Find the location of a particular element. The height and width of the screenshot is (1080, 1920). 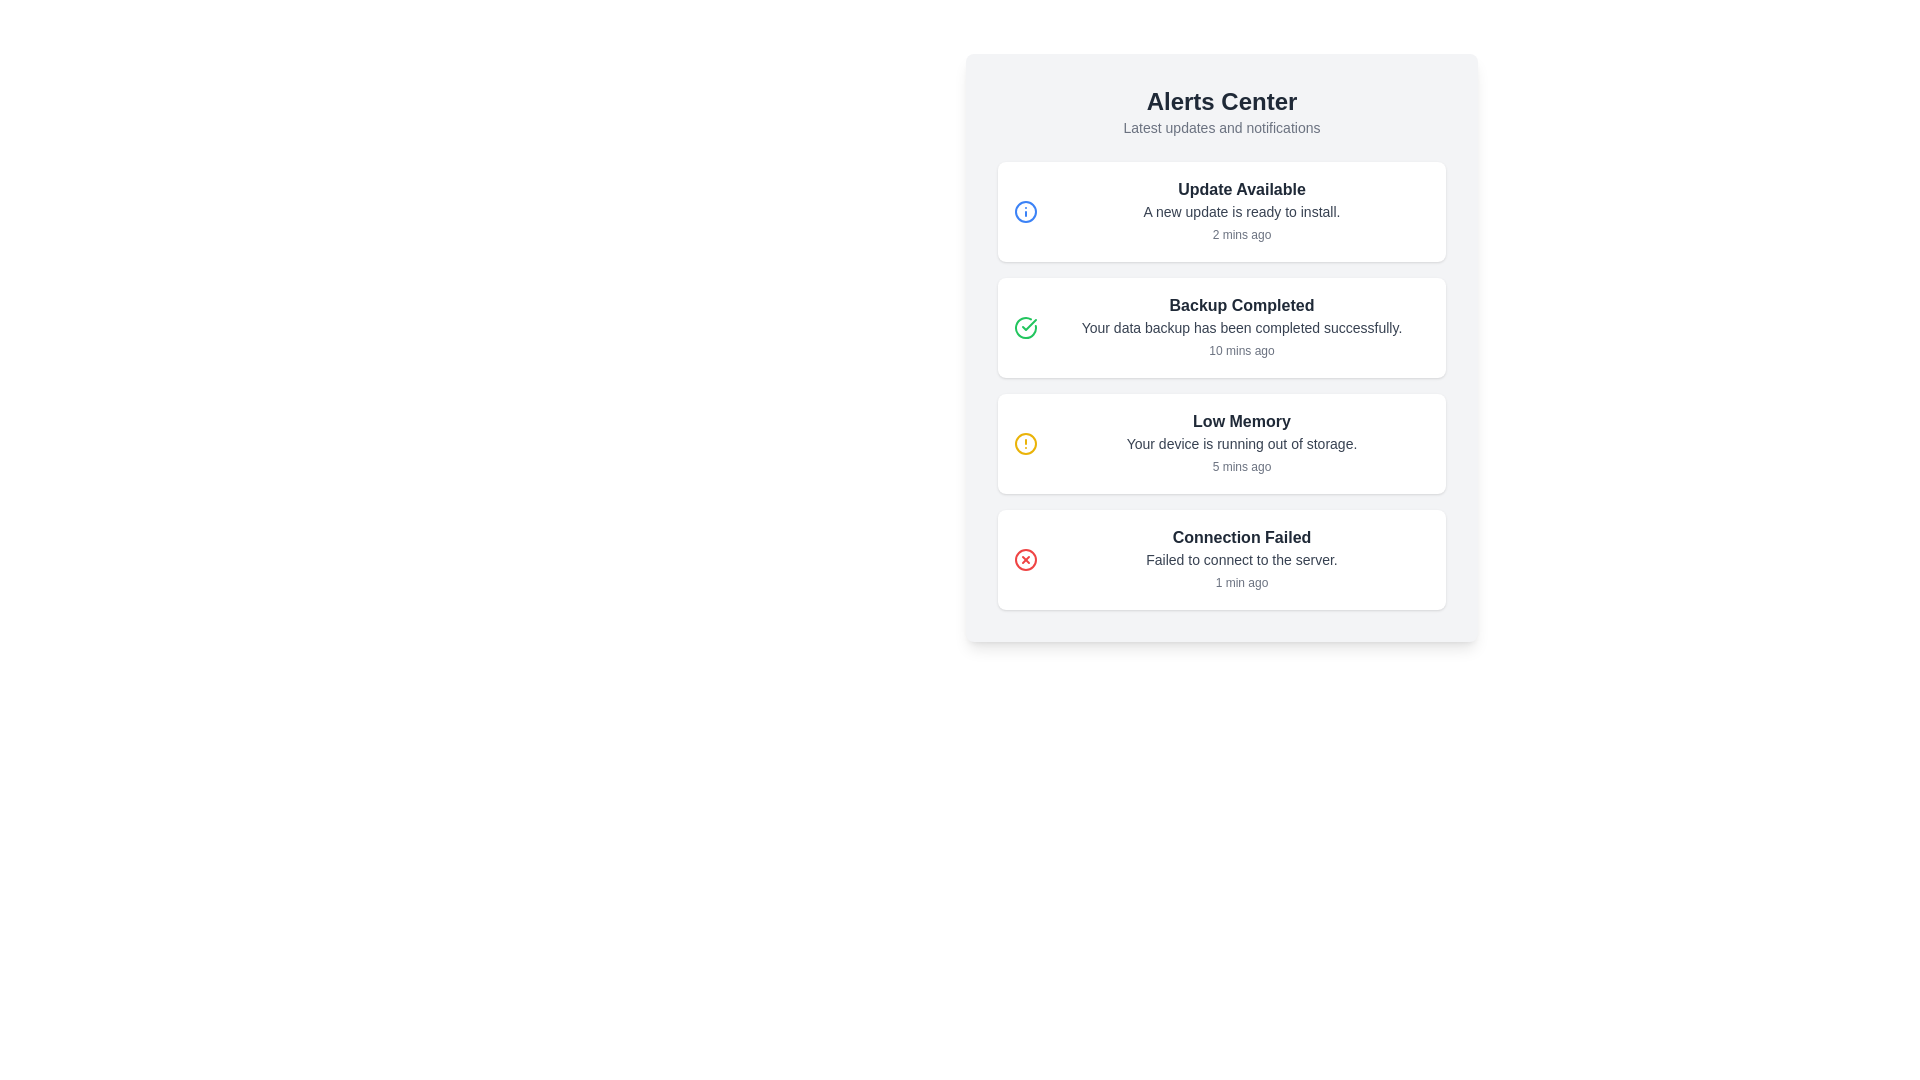

timestamp displayed in the lower-right corner of the last alert card, which indicates when the 'Connection Failed' alert occurred is located at coordinates (1241, 582).